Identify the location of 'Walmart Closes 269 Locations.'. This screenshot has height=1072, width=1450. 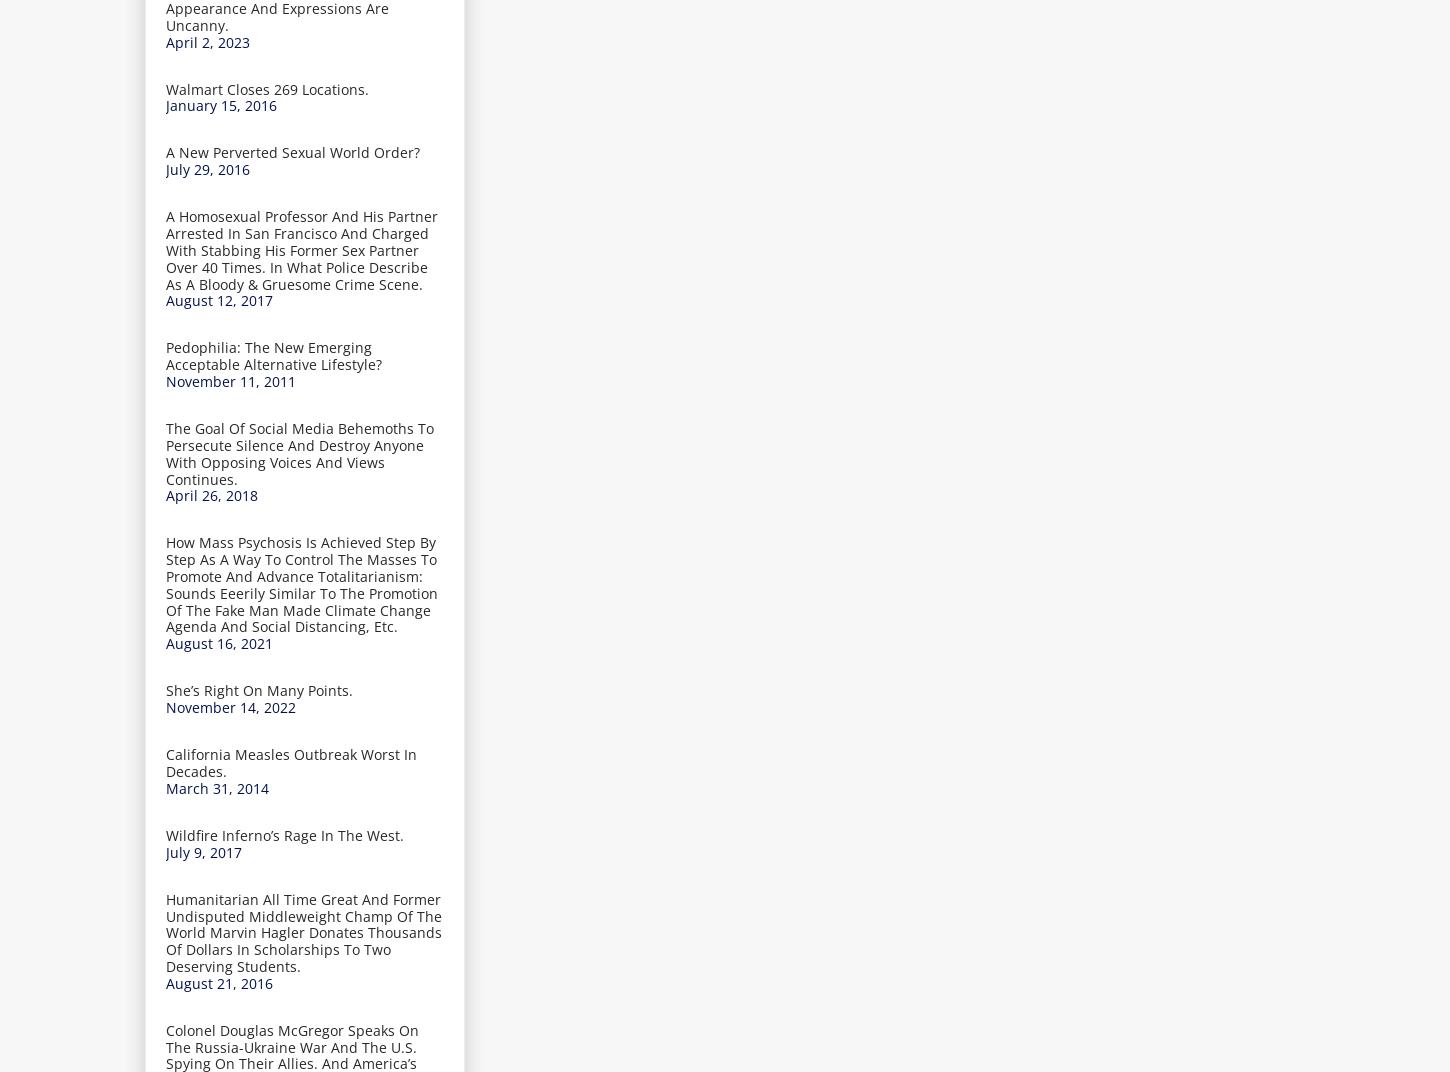
(267, 88).